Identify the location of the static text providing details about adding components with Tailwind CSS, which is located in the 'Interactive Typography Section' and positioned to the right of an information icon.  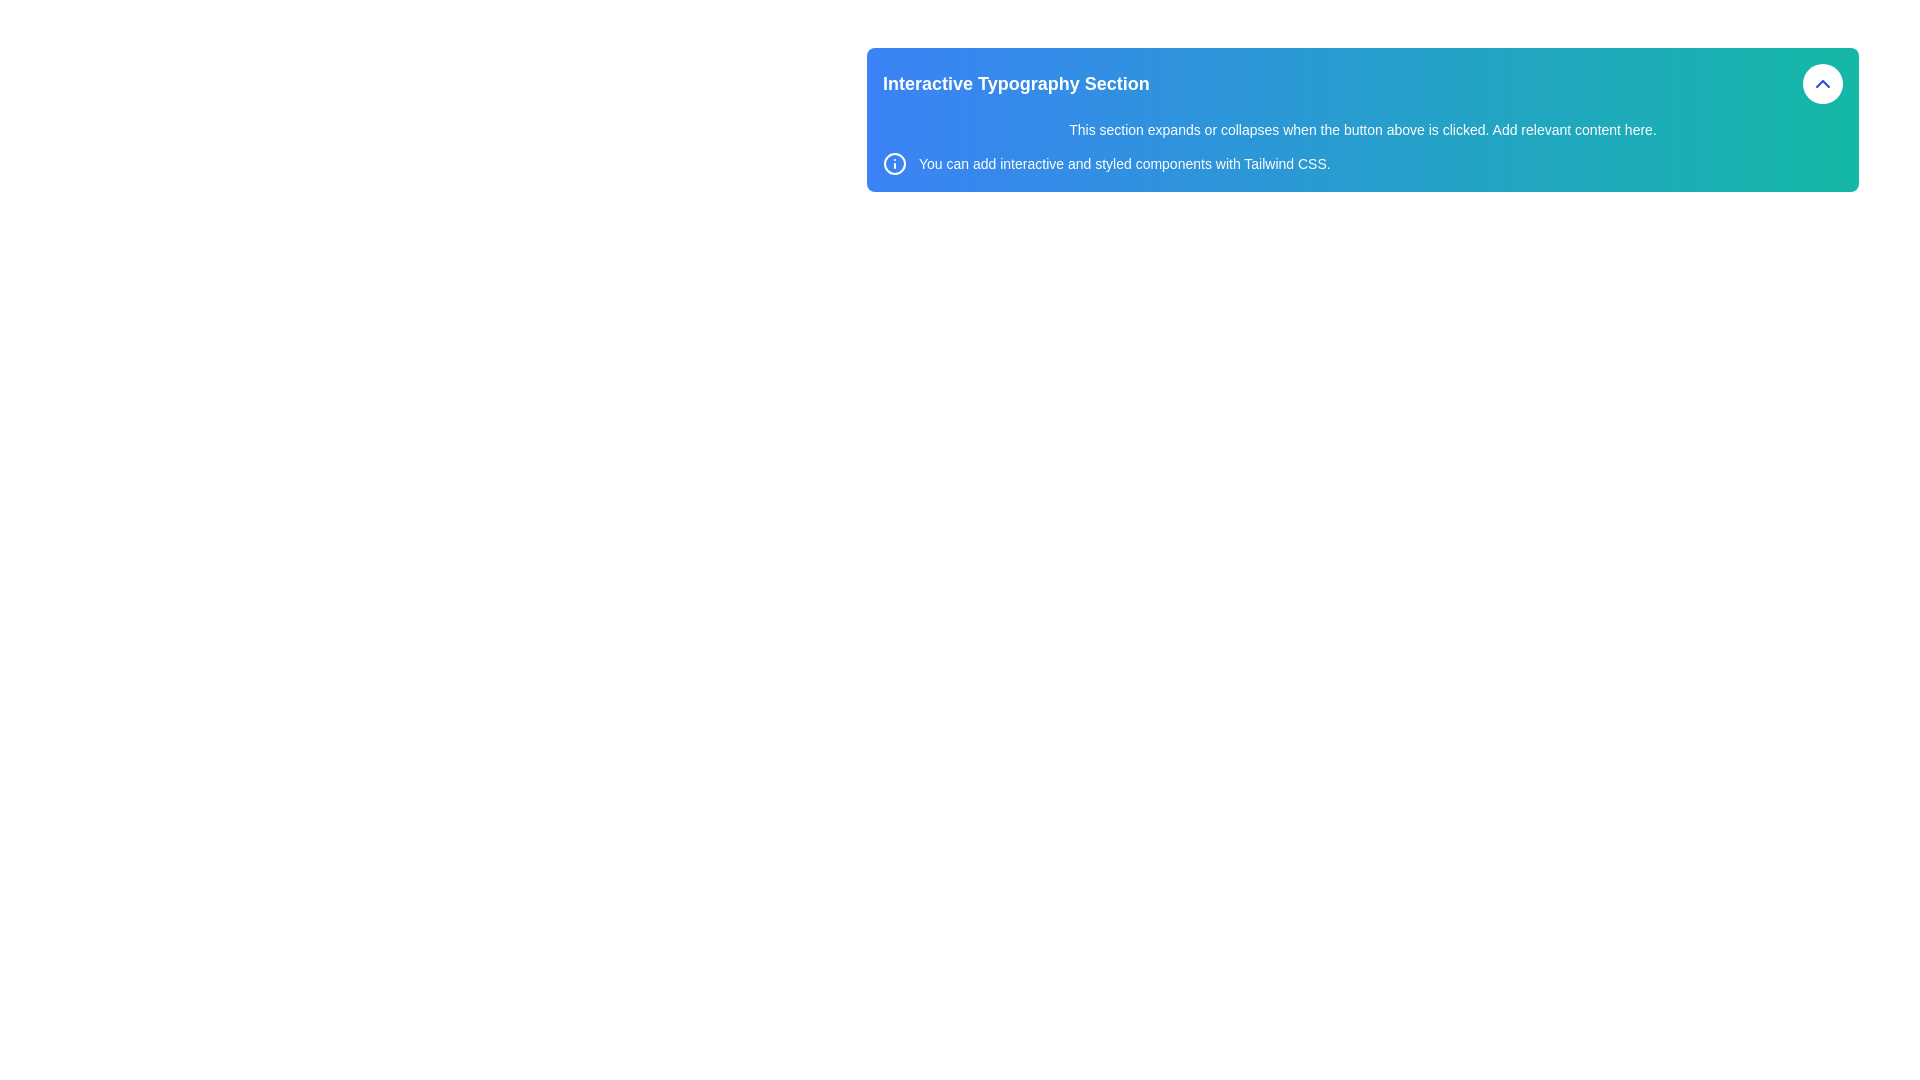
(1124, 163).